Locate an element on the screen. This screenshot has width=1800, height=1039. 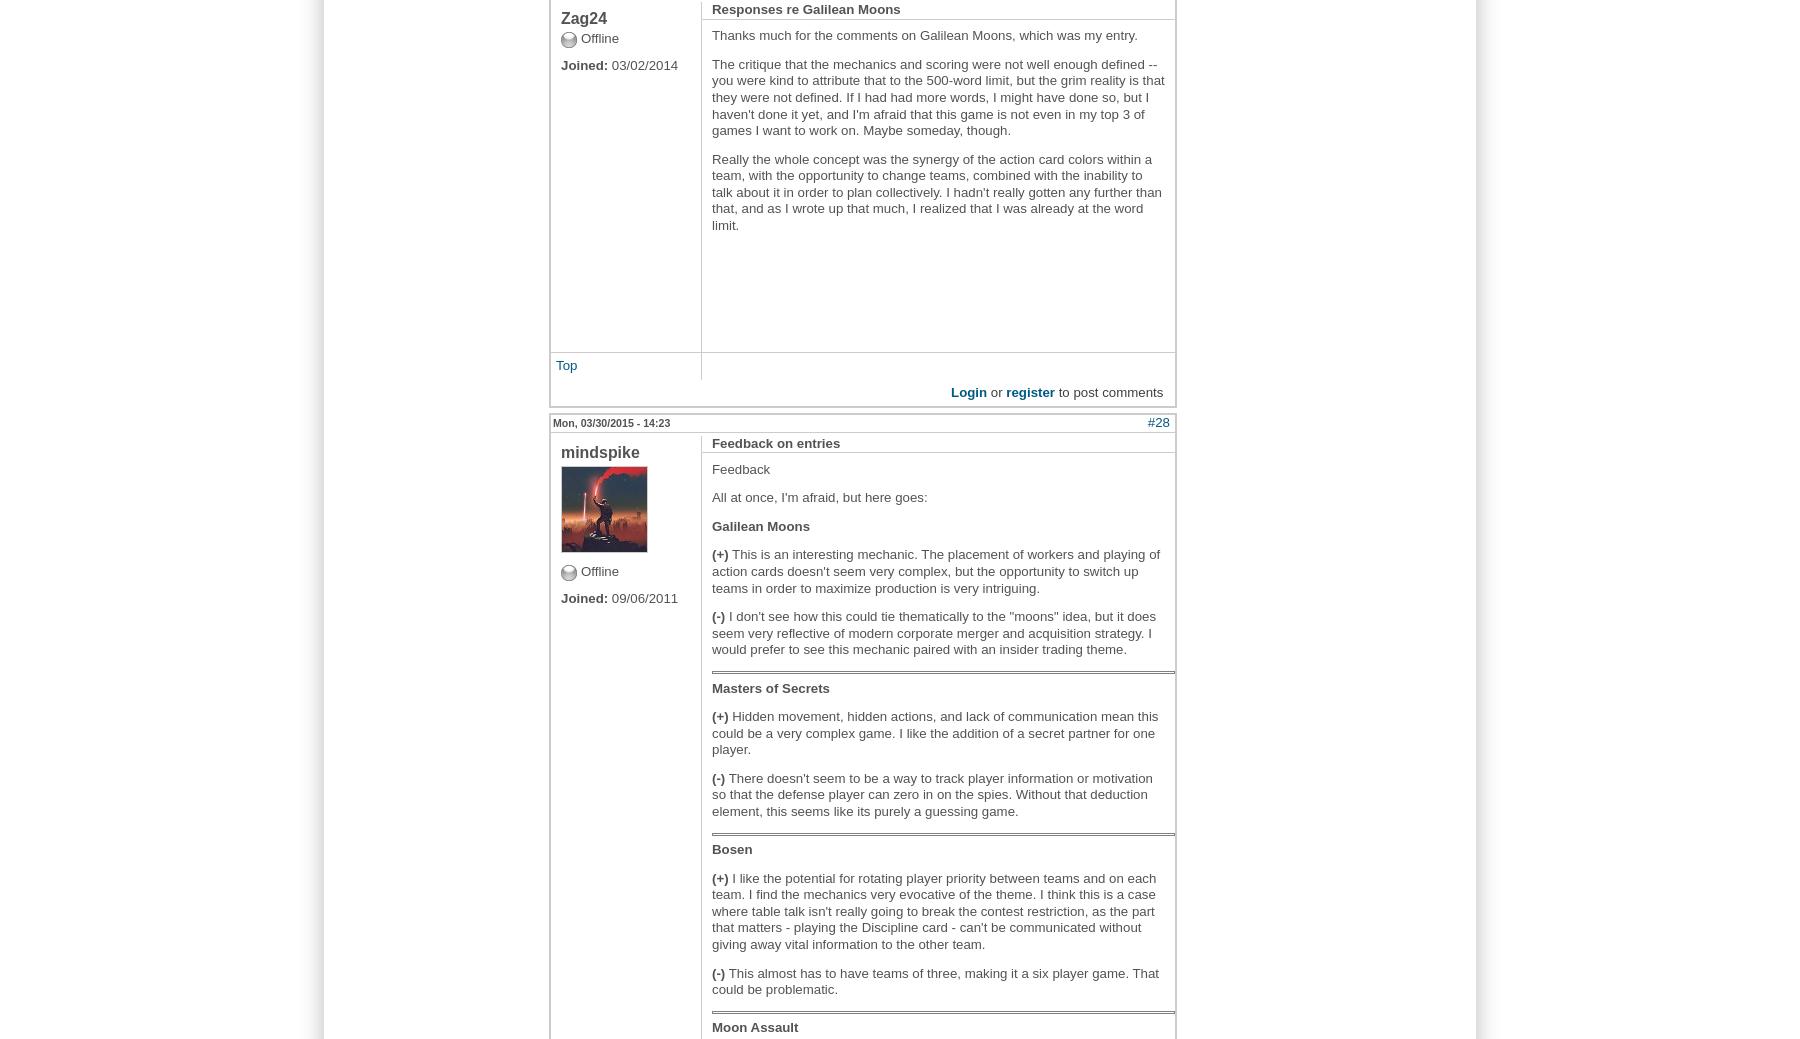
'to post comments' is located at coordinates (1108, 390).